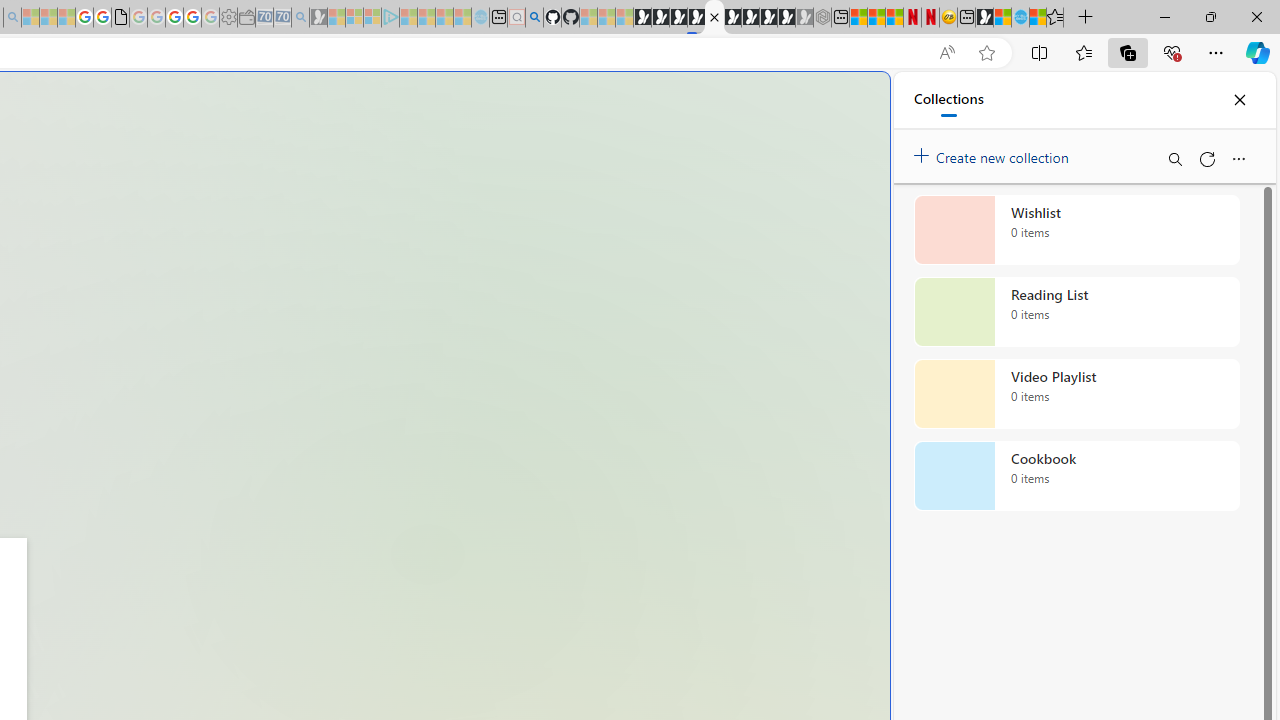 The height and width of the screenshot is (720, 1280). Describe the element at coordinates (1076, 394) in the screenshot. I see `'Video Playlist collection, 0 items'` at that location.